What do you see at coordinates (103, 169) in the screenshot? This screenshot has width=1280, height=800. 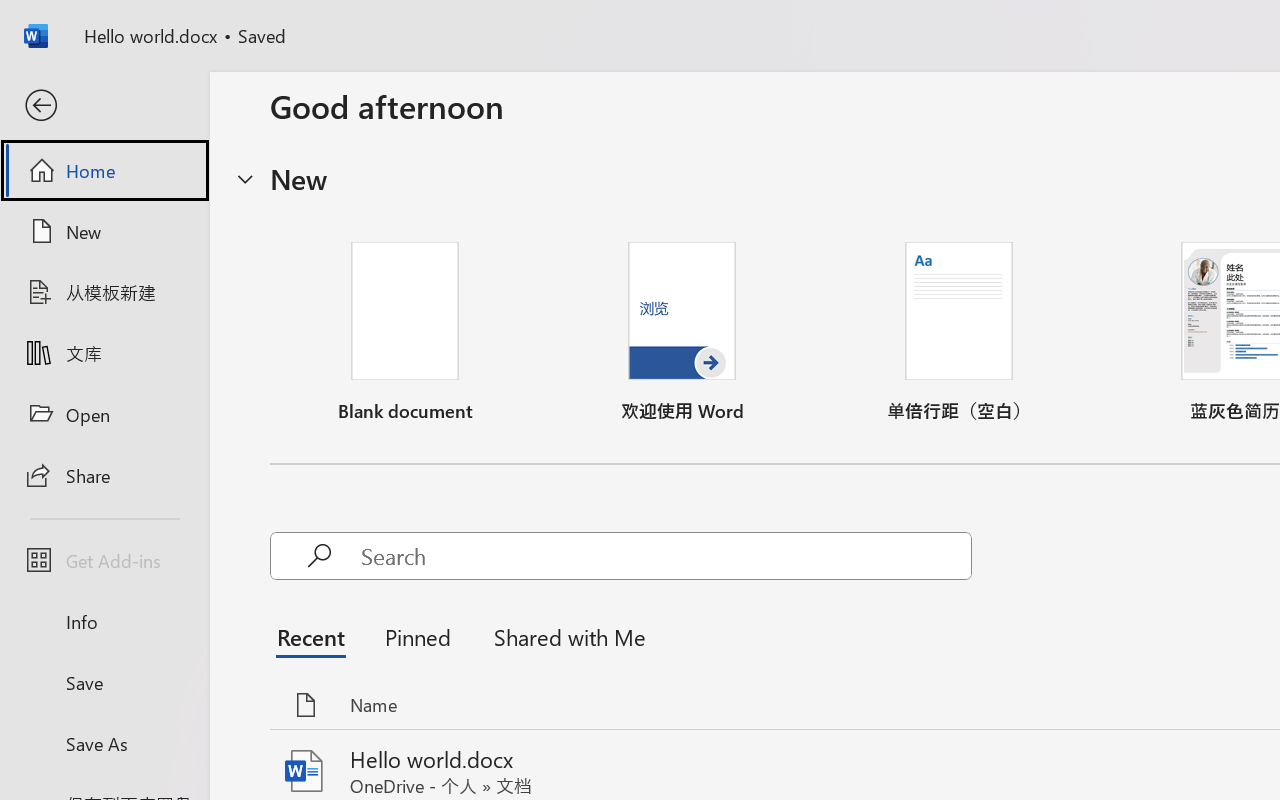 I see `'Home'` at bounding box center [103, 169].